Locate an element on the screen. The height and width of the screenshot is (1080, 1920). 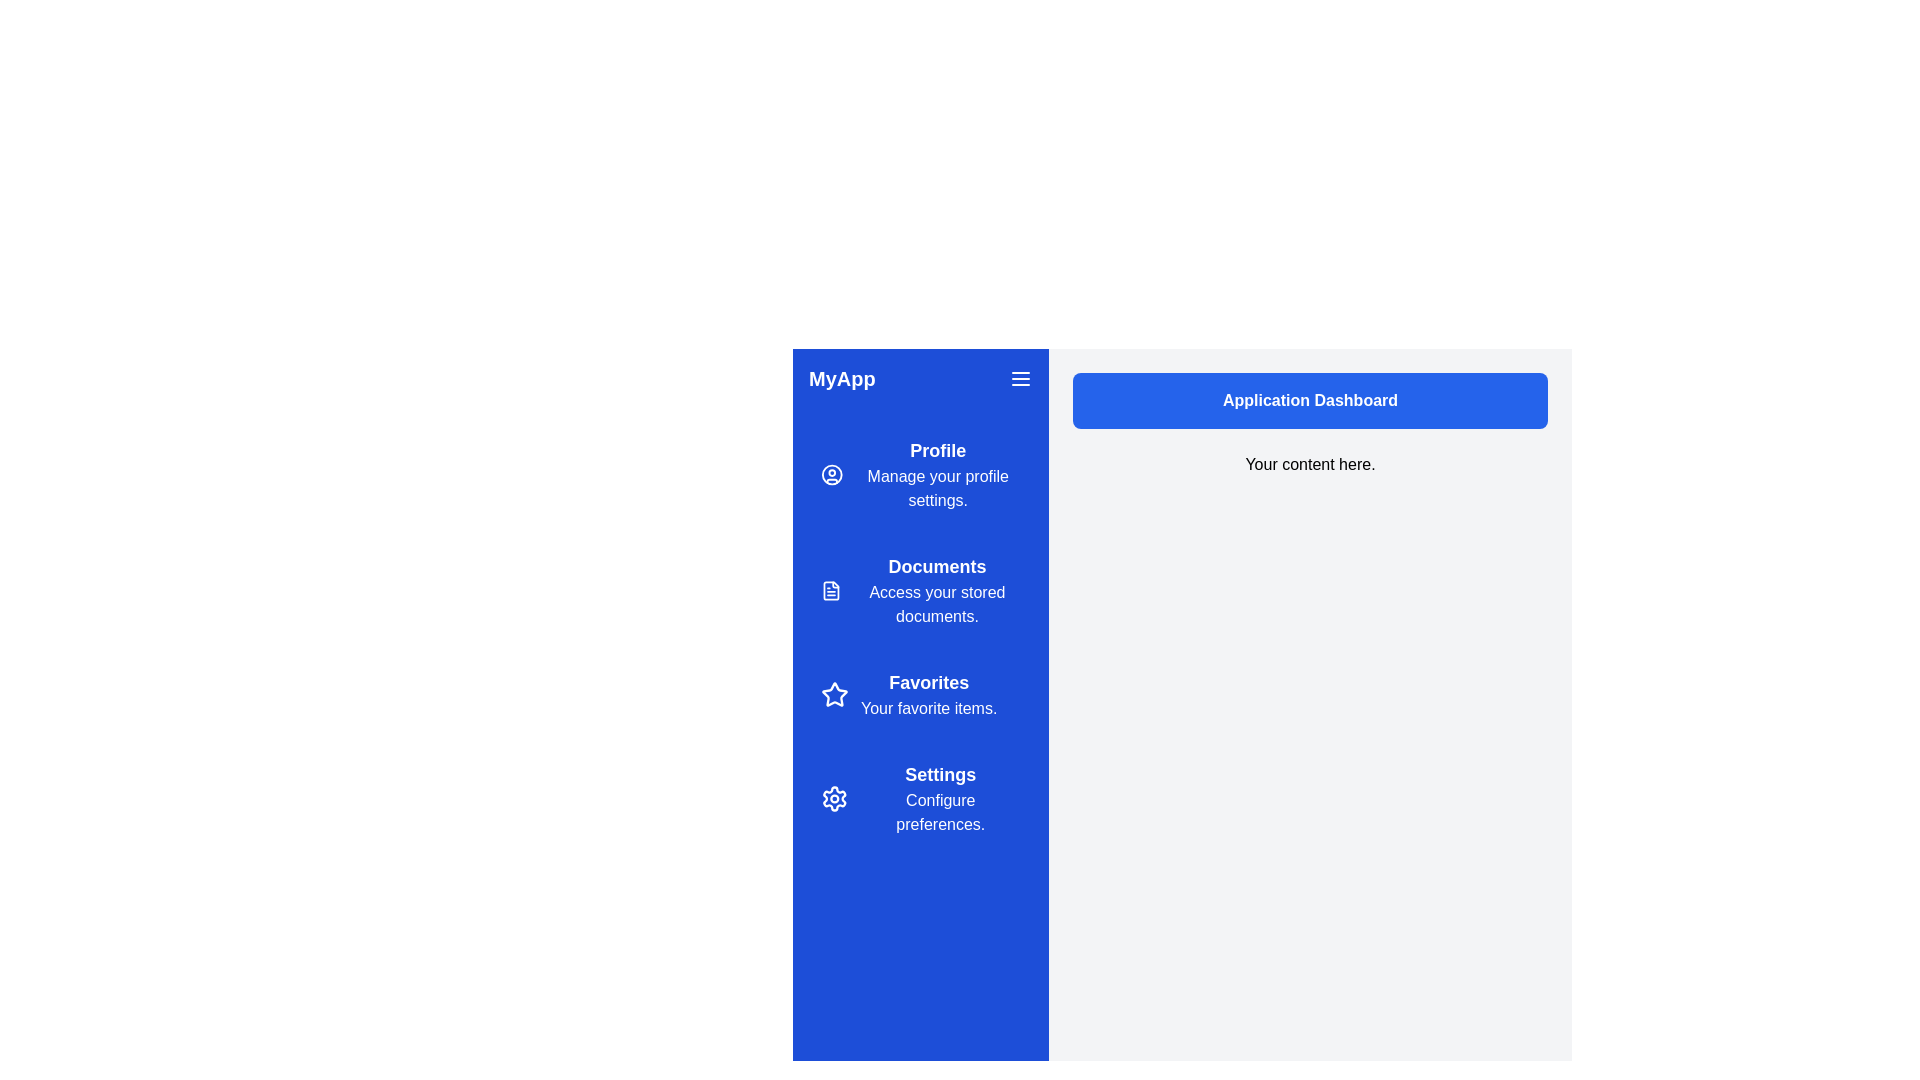
the navigation item labeled Settings to preview its description is located at coordinates (920, 797).